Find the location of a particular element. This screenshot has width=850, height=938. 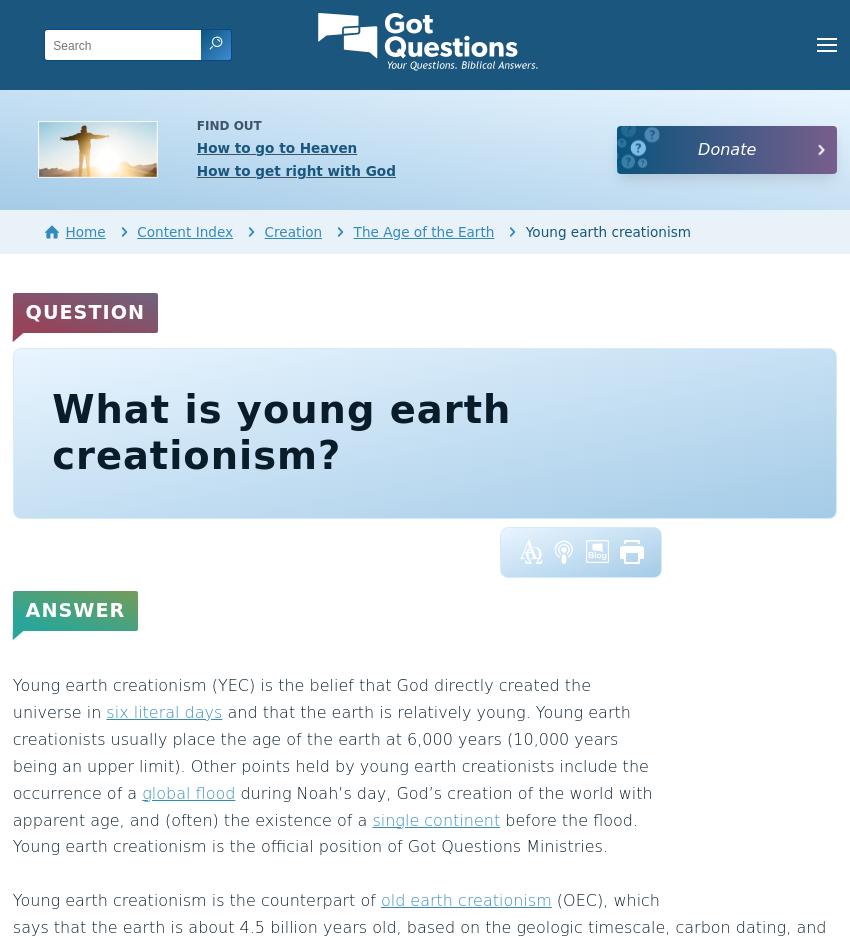

'and that the earth is relatively young. Young earth creationists usually place the age of the earth at 6,000 years (10,000 years being an upper limit). Other points held by young earth creationists include the occurrence of a' is located at coordinates (329, 752).